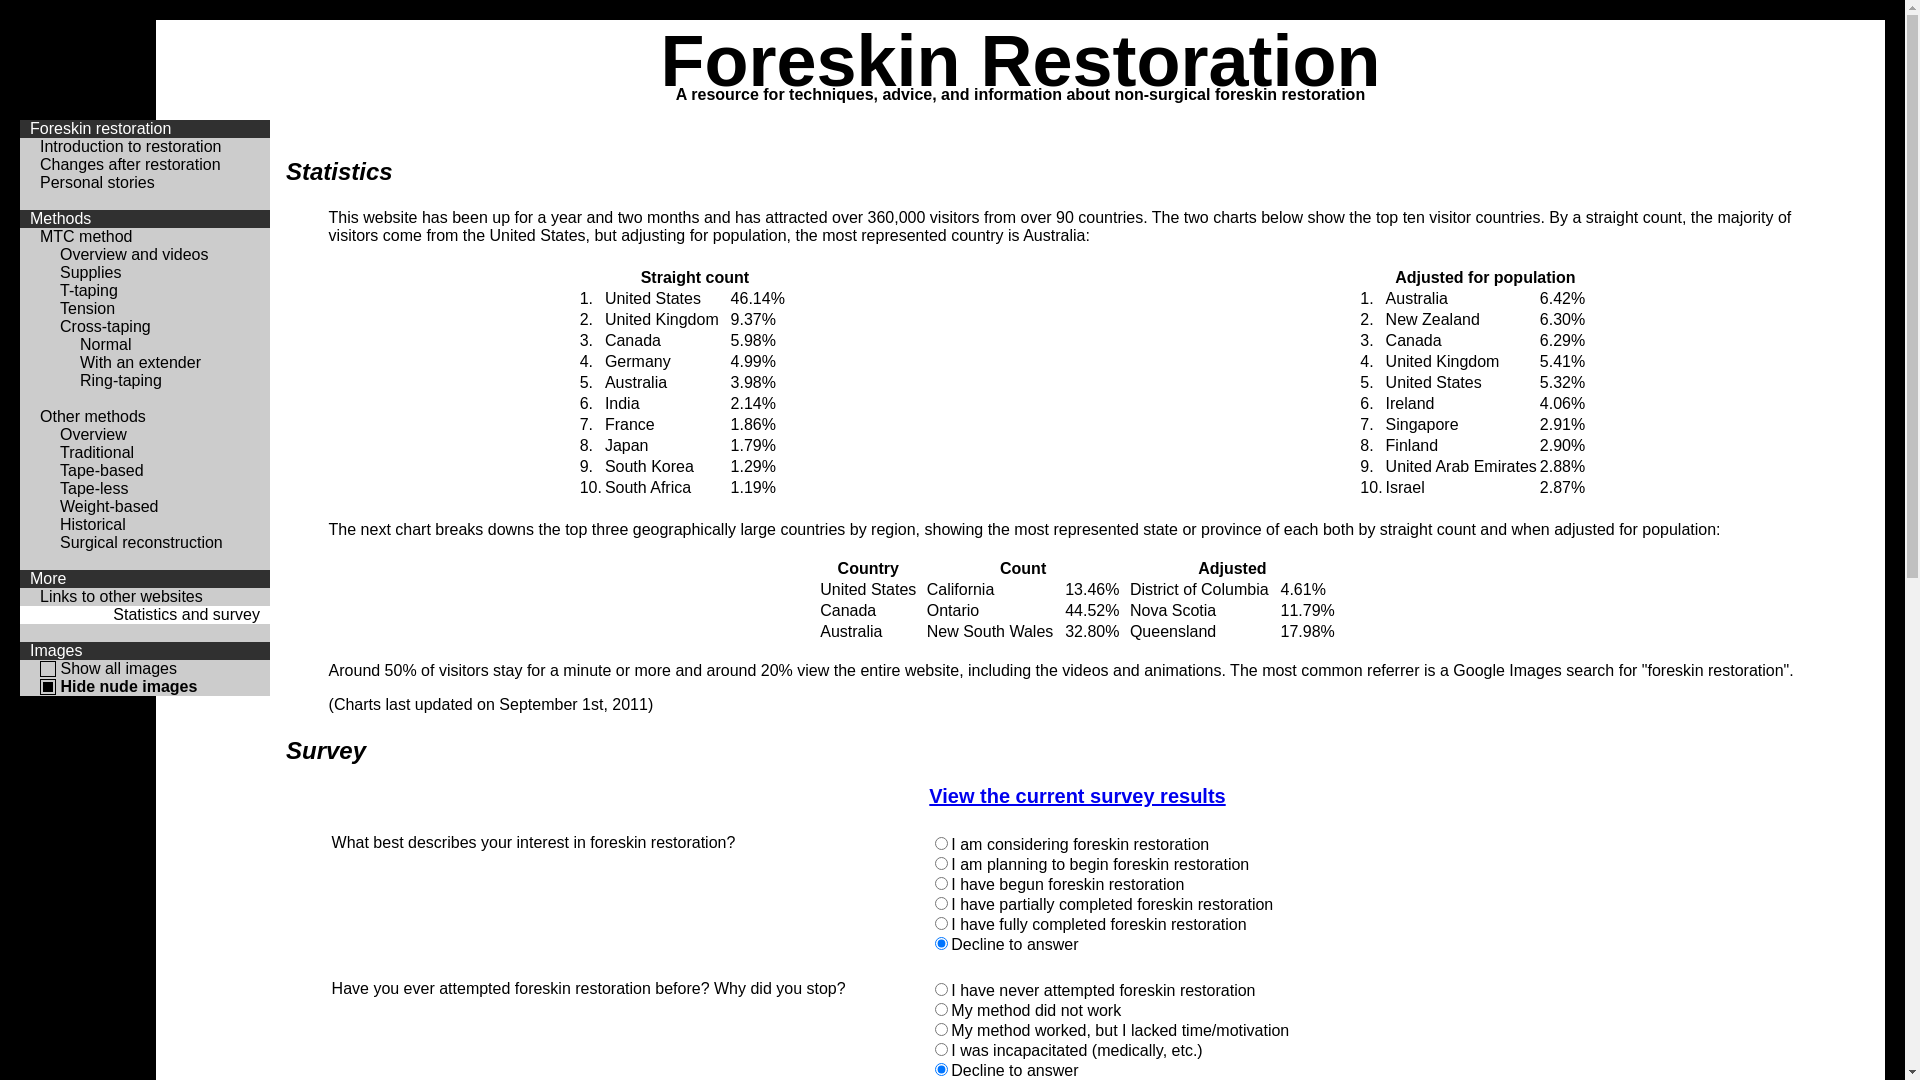  Describe the element at coordinates (120, 595) in the screenshot. I see `'Links to other websites'` at that location.